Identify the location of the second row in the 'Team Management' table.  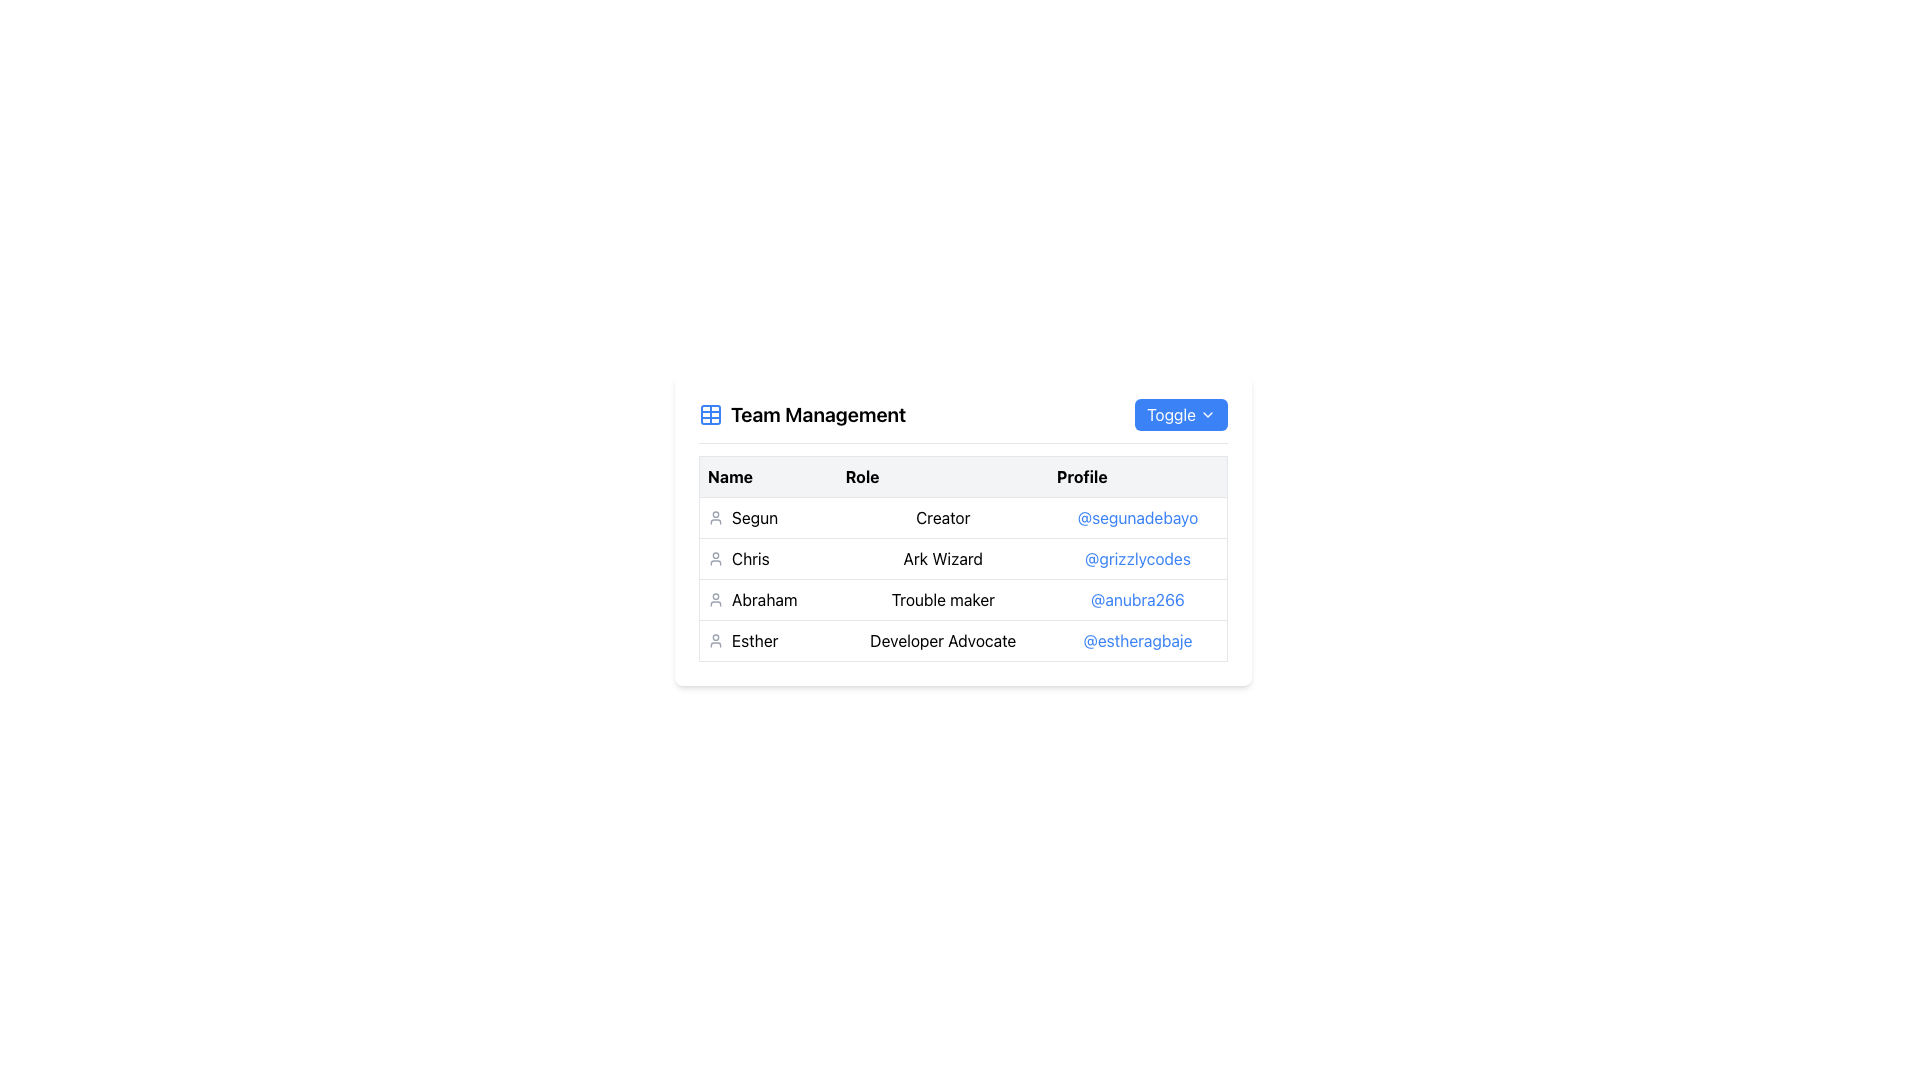
(963, 559).